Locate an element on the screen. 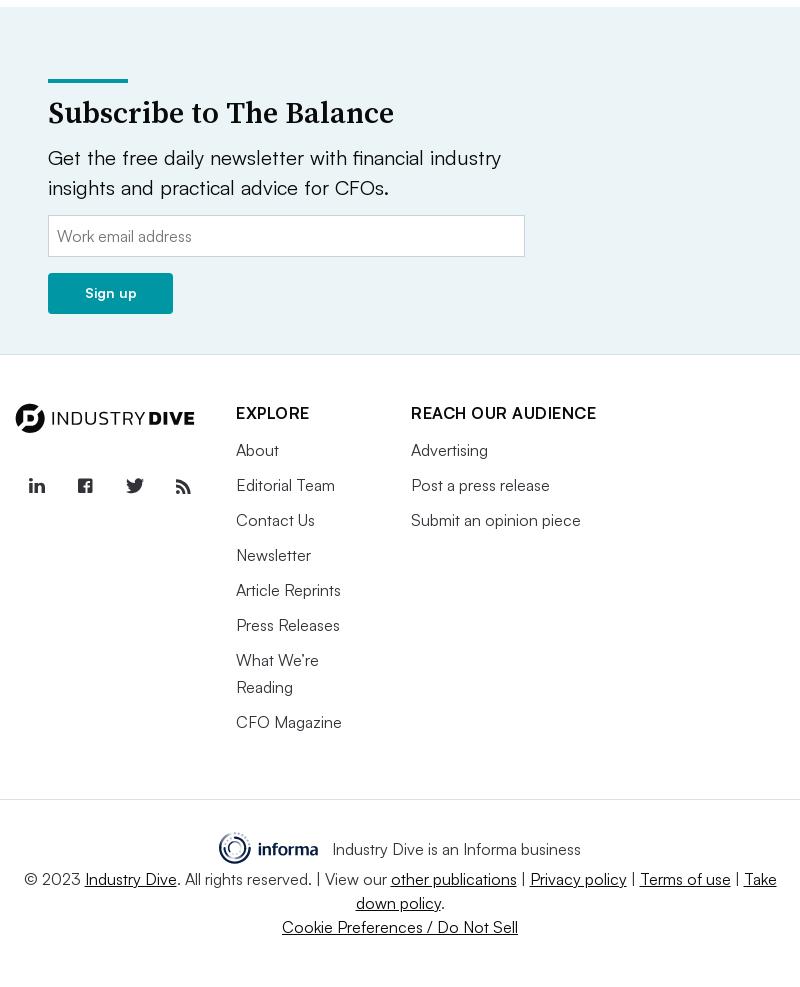 This screenshot has width=800, height=987. 'Press Releases' is located at coordinates (288, 622).